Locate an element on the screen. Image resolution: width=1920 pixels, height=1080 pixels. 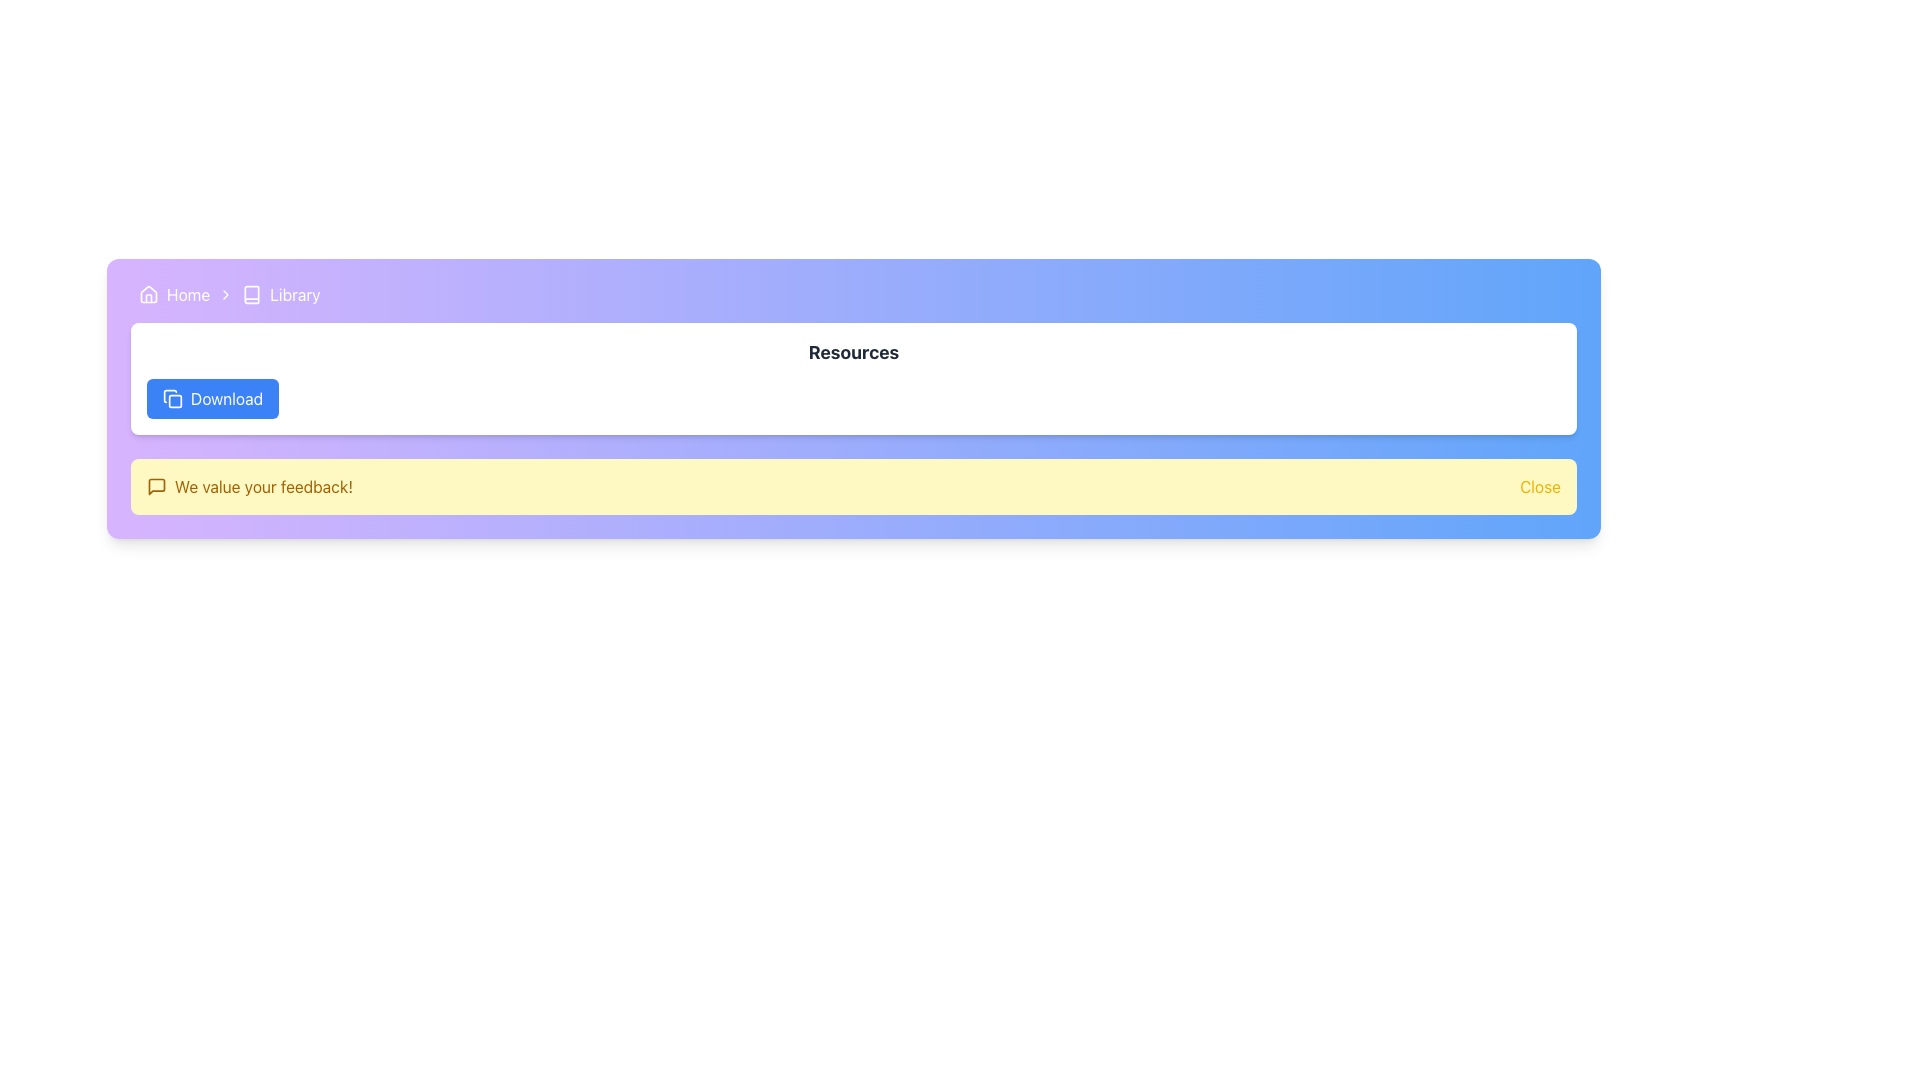
the 'Download' icon located inside the blue button labeled 'Download', positioned at the top-left corner of the button is located at coordinates (172, 398).